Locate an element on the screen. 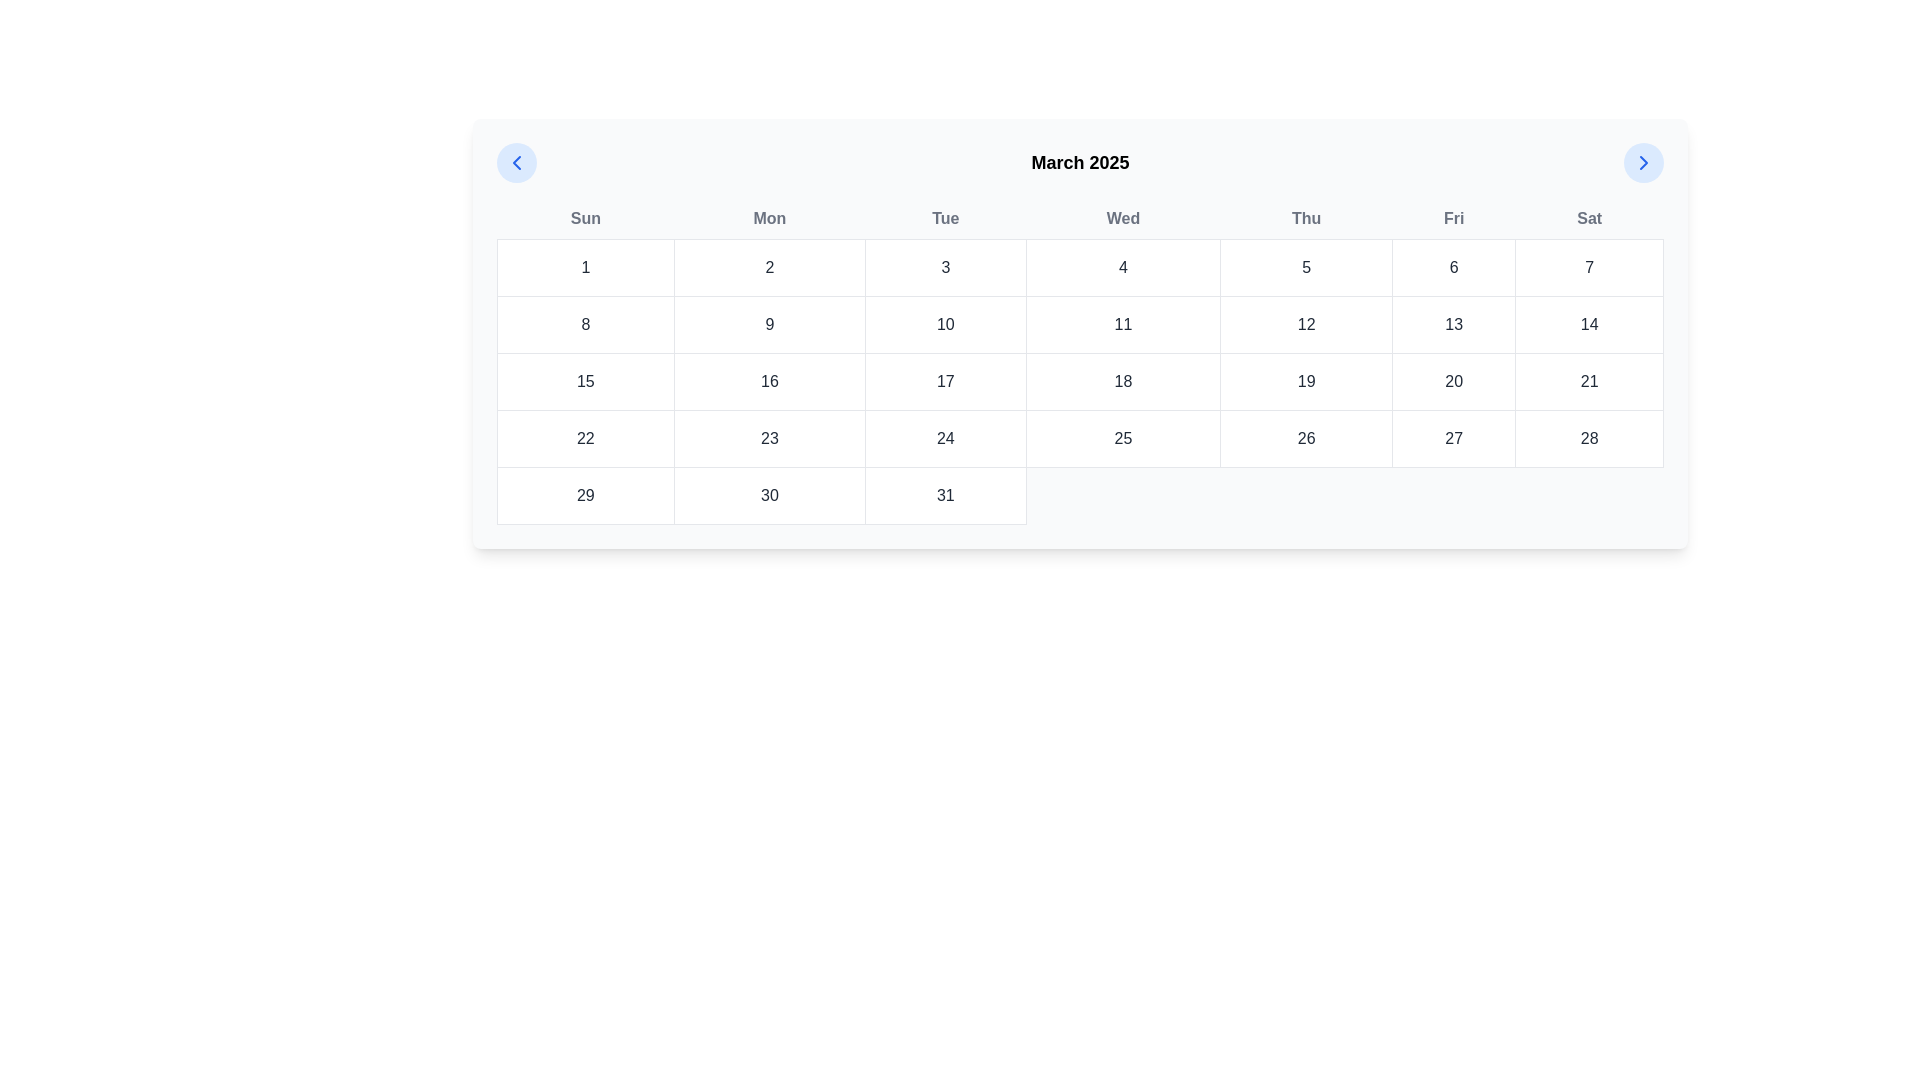  the button-like clickable calendar cell displaying the number '22', which is located in the first cell of the fourth row of the calendar grid is located at coordinates (584, 438).